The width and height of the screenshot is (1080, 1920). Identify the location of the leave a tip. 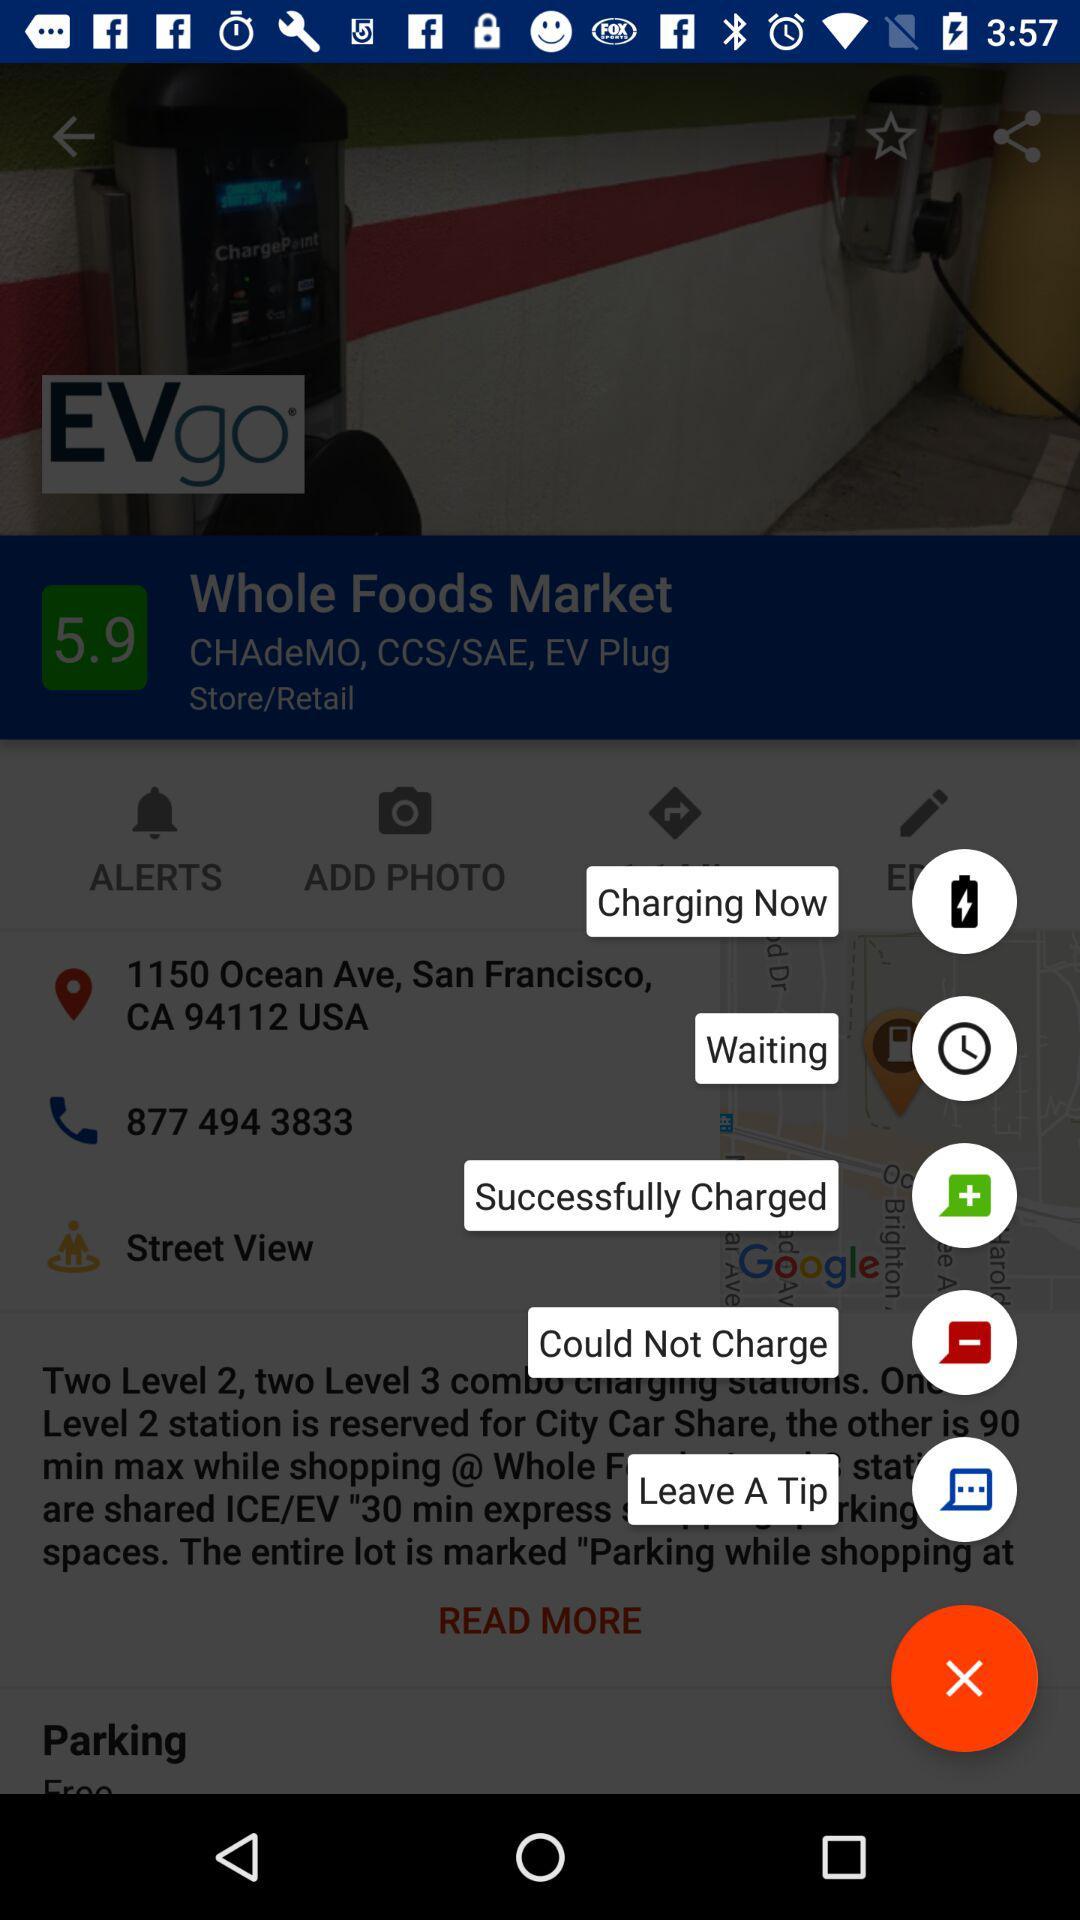
(733, 1489).